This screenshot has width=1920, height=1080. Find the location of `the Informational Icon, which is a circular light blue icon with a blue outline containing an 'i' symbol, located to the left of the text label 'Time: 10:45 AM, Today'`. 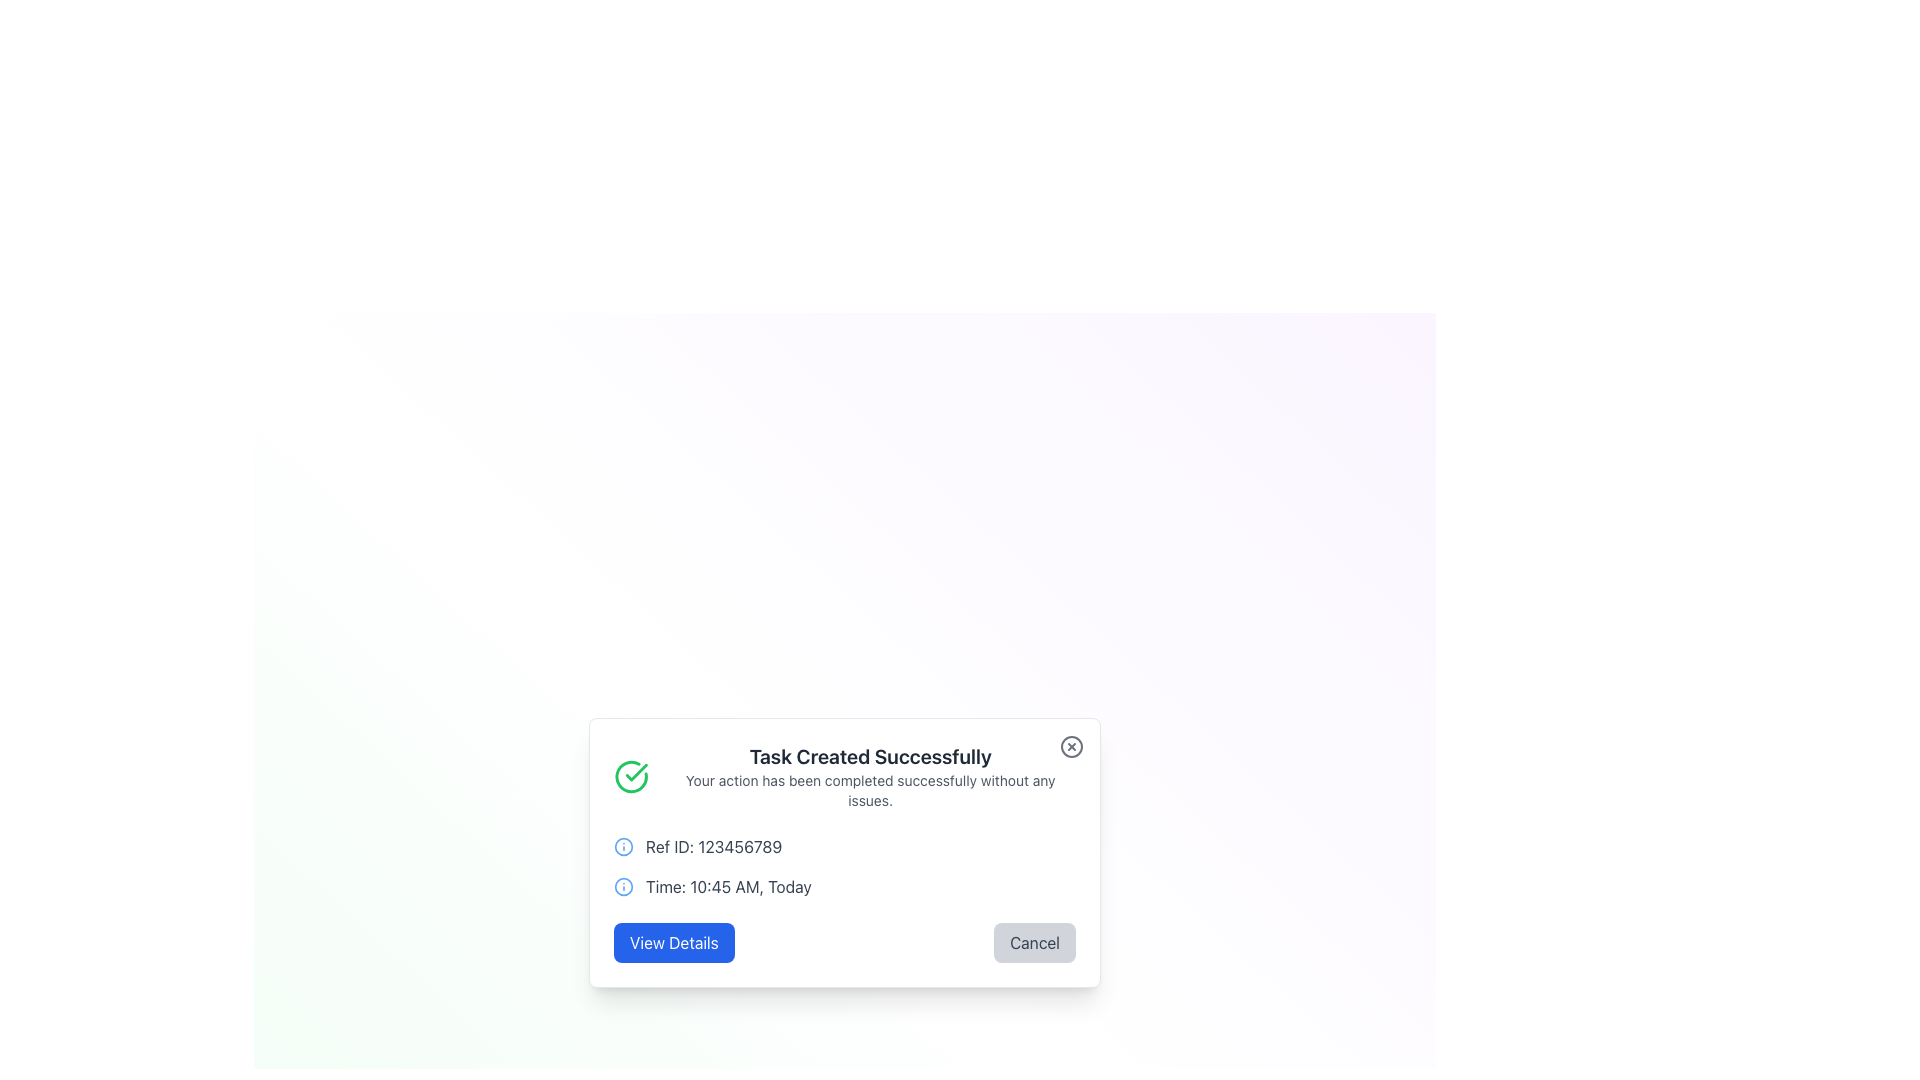

the Informational Icon, which is a circular light blue icon with a blue outline containing an 'i' symbol, located to the left of the text label 'Time: 10:45 AM, Today' is located at coordinates (623, 886).